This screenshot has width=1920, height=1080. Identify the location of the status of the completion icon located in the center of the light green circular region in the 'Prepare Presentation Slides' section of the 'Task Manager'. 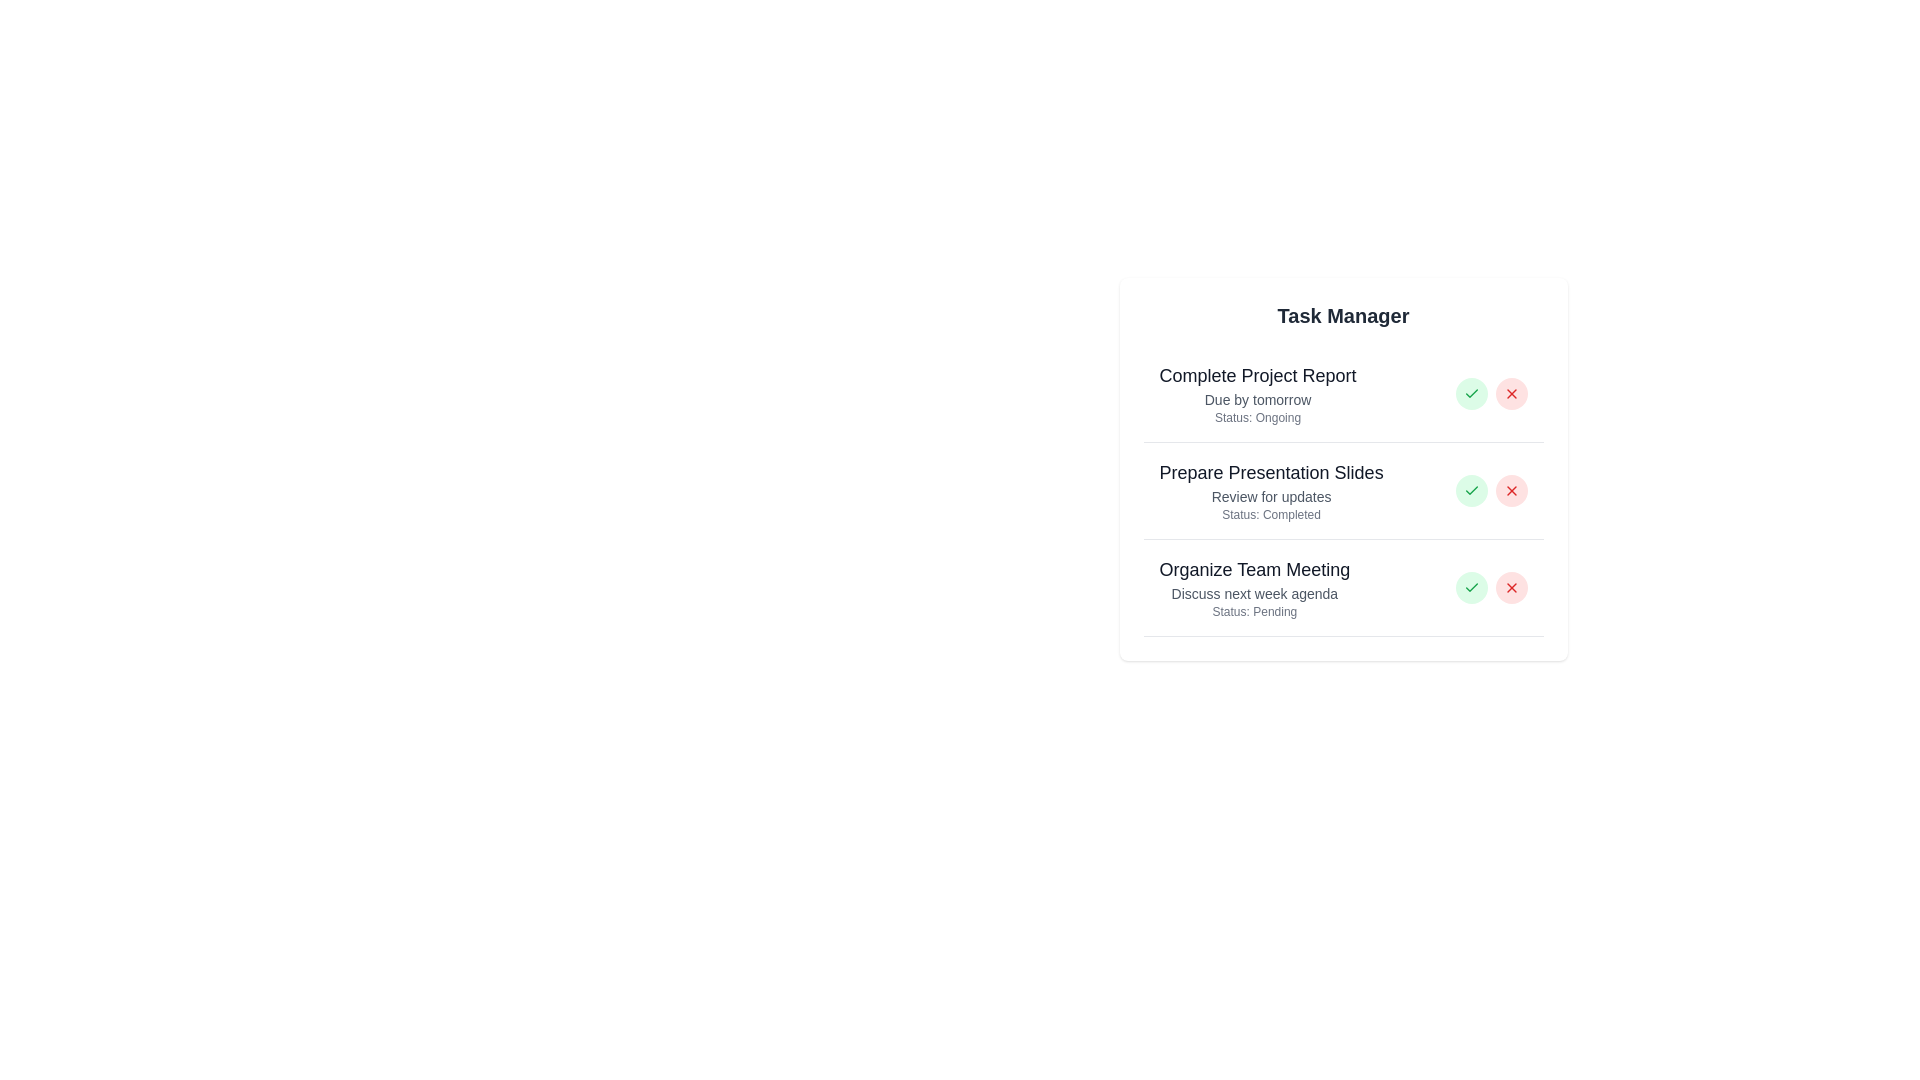
(1471, 393).